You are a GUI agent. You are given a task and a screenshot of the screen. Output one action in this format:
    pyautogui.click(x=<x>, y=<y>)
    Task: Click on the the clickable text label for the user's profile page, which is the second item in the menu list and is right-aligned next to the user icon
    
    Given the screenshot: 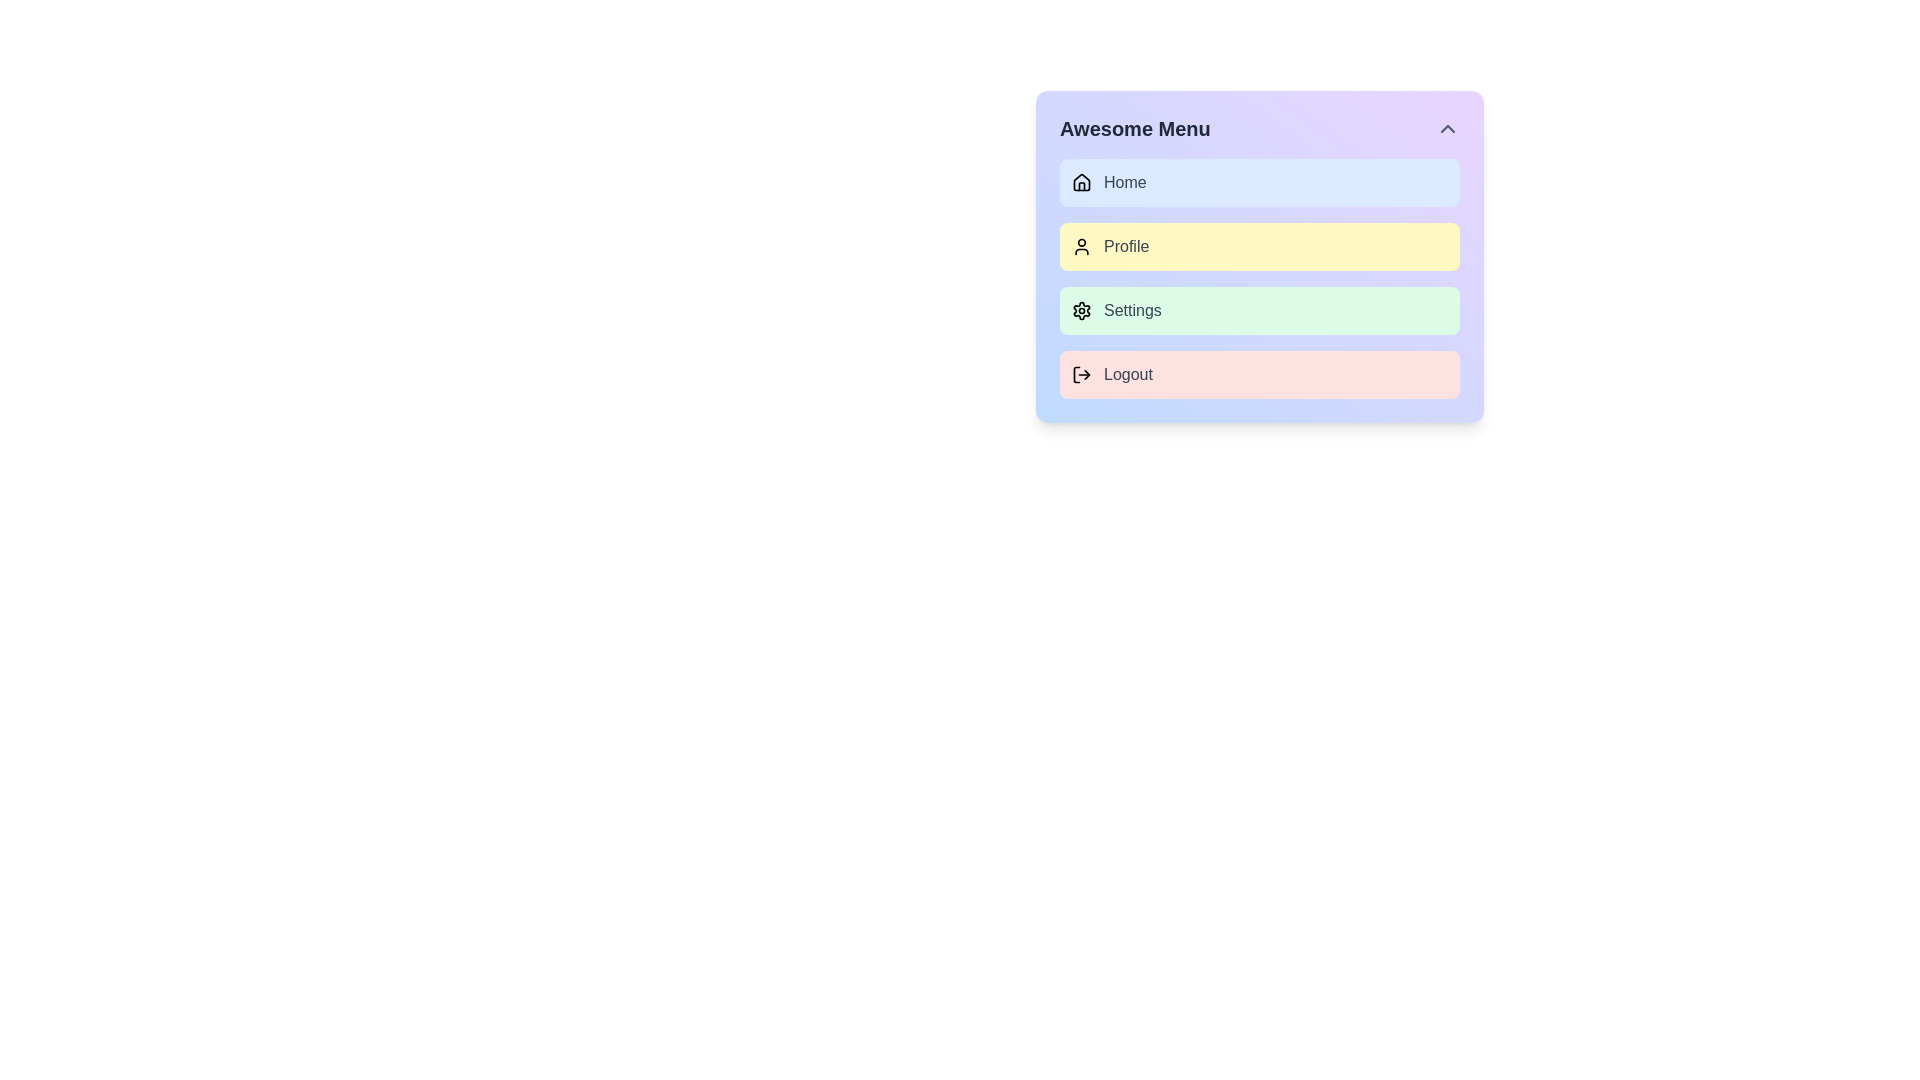 What is the action you would take?
    pyautogui.click(x=1126, y=245)
    